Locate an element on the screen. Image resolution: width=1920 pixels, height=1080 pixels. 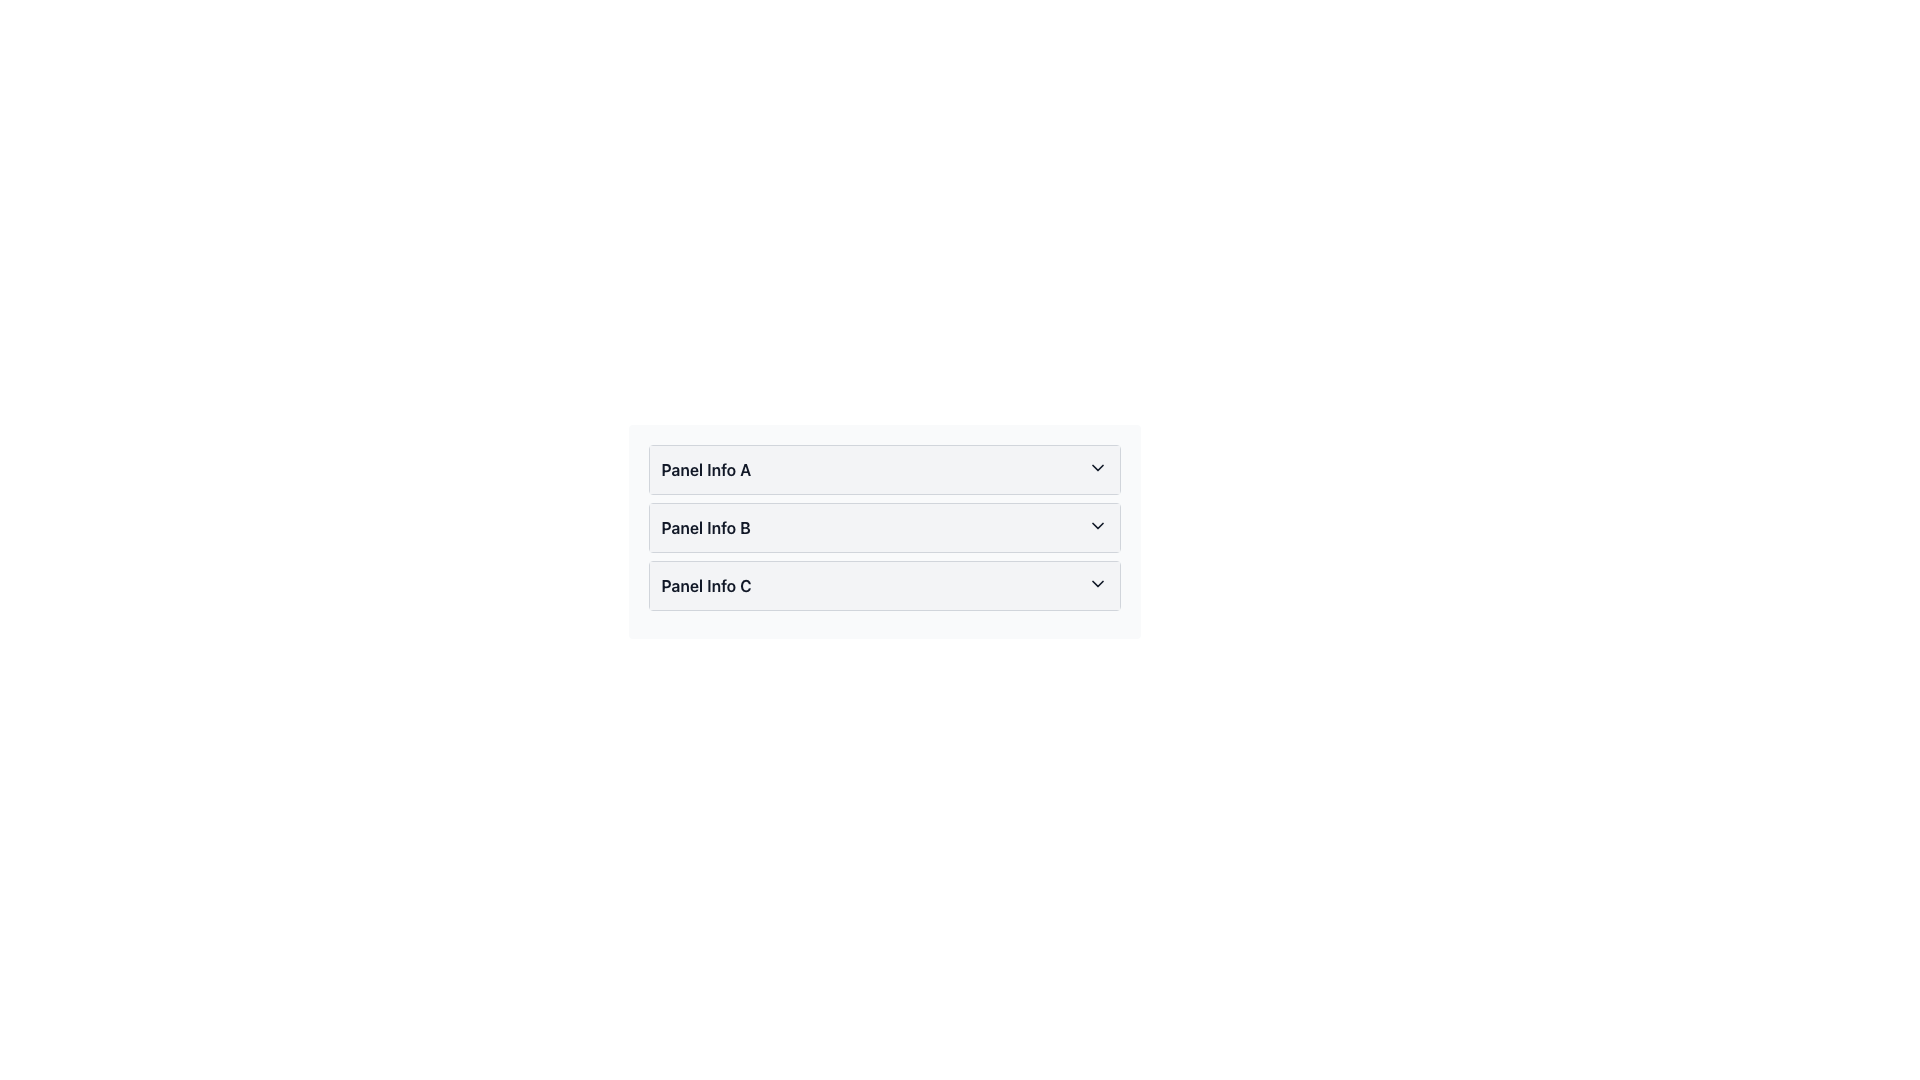
the text label 'Panel Info A', which is part of the topmost expandable panel header, displayed in bold dark gray or black font is located at coordinates (706, 470).